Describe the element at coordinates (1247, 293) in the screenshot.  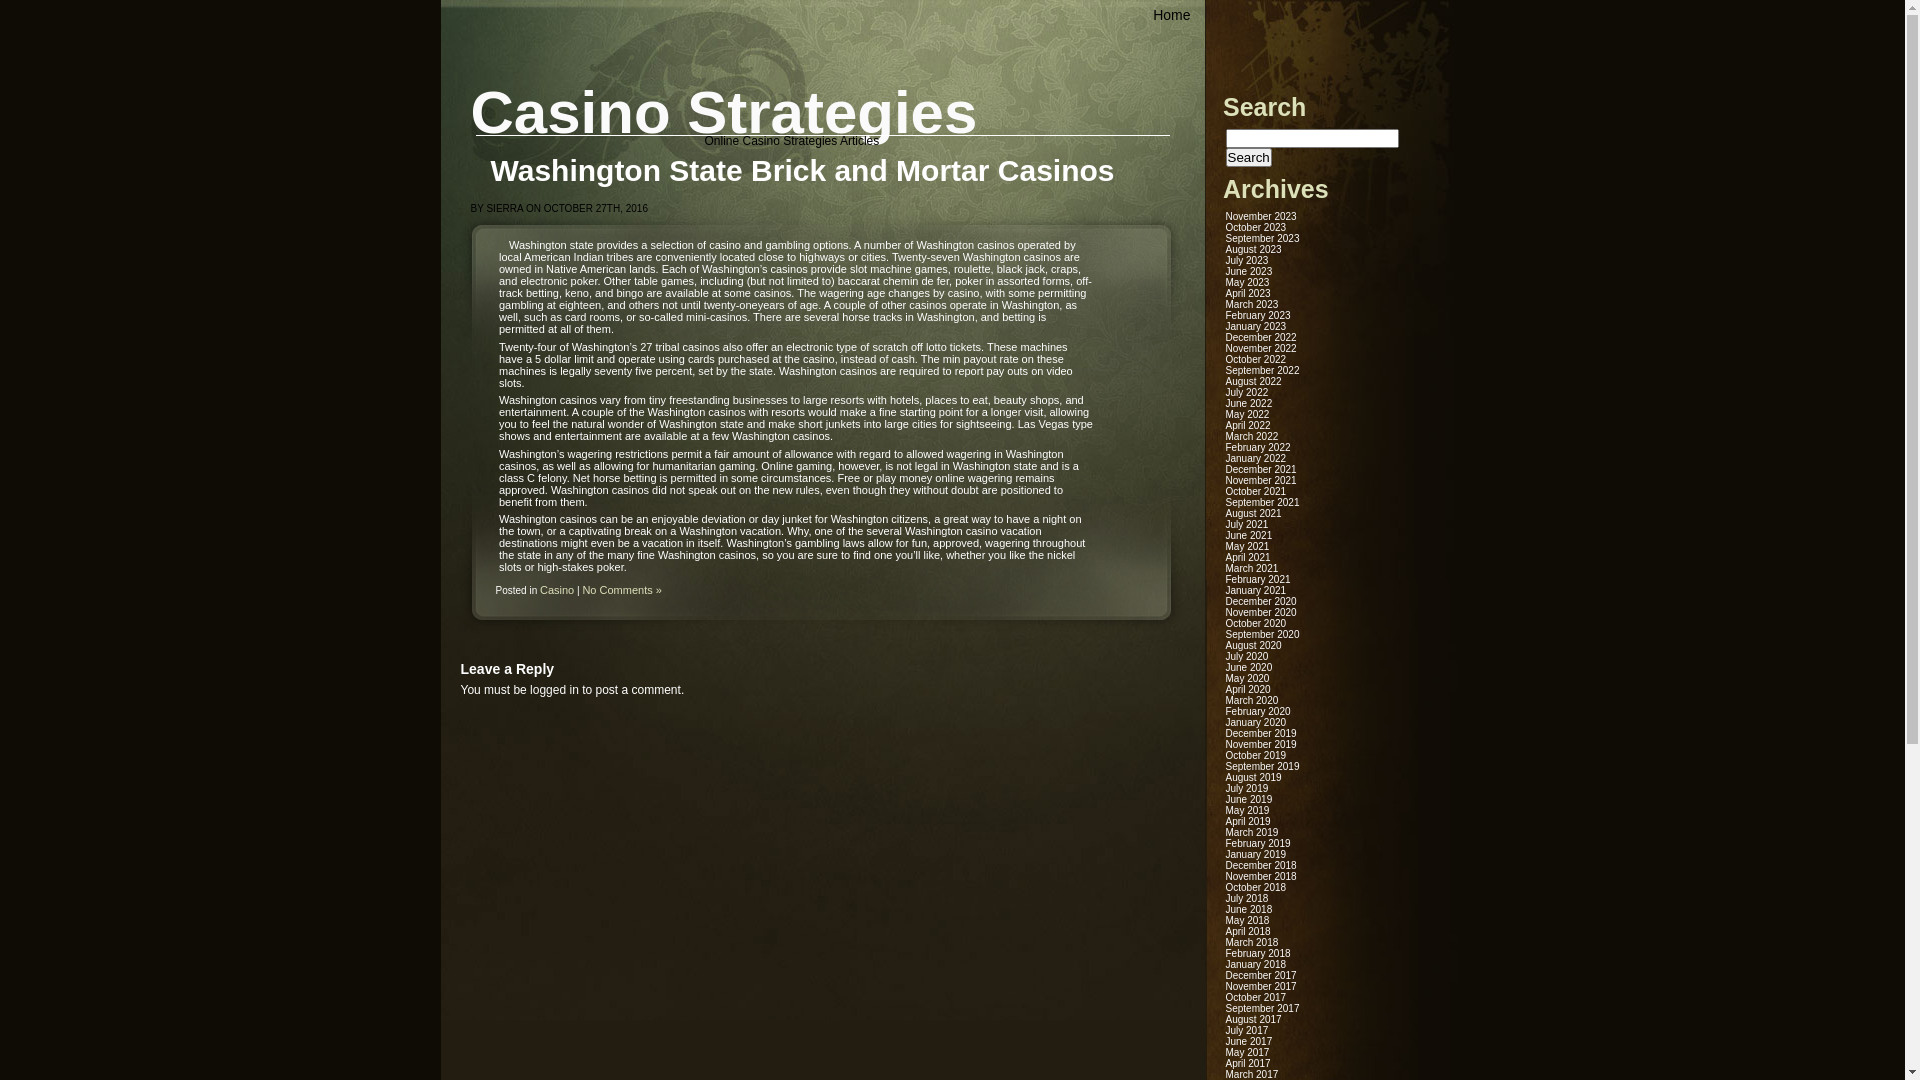
I see `'April 2023'` at that location.